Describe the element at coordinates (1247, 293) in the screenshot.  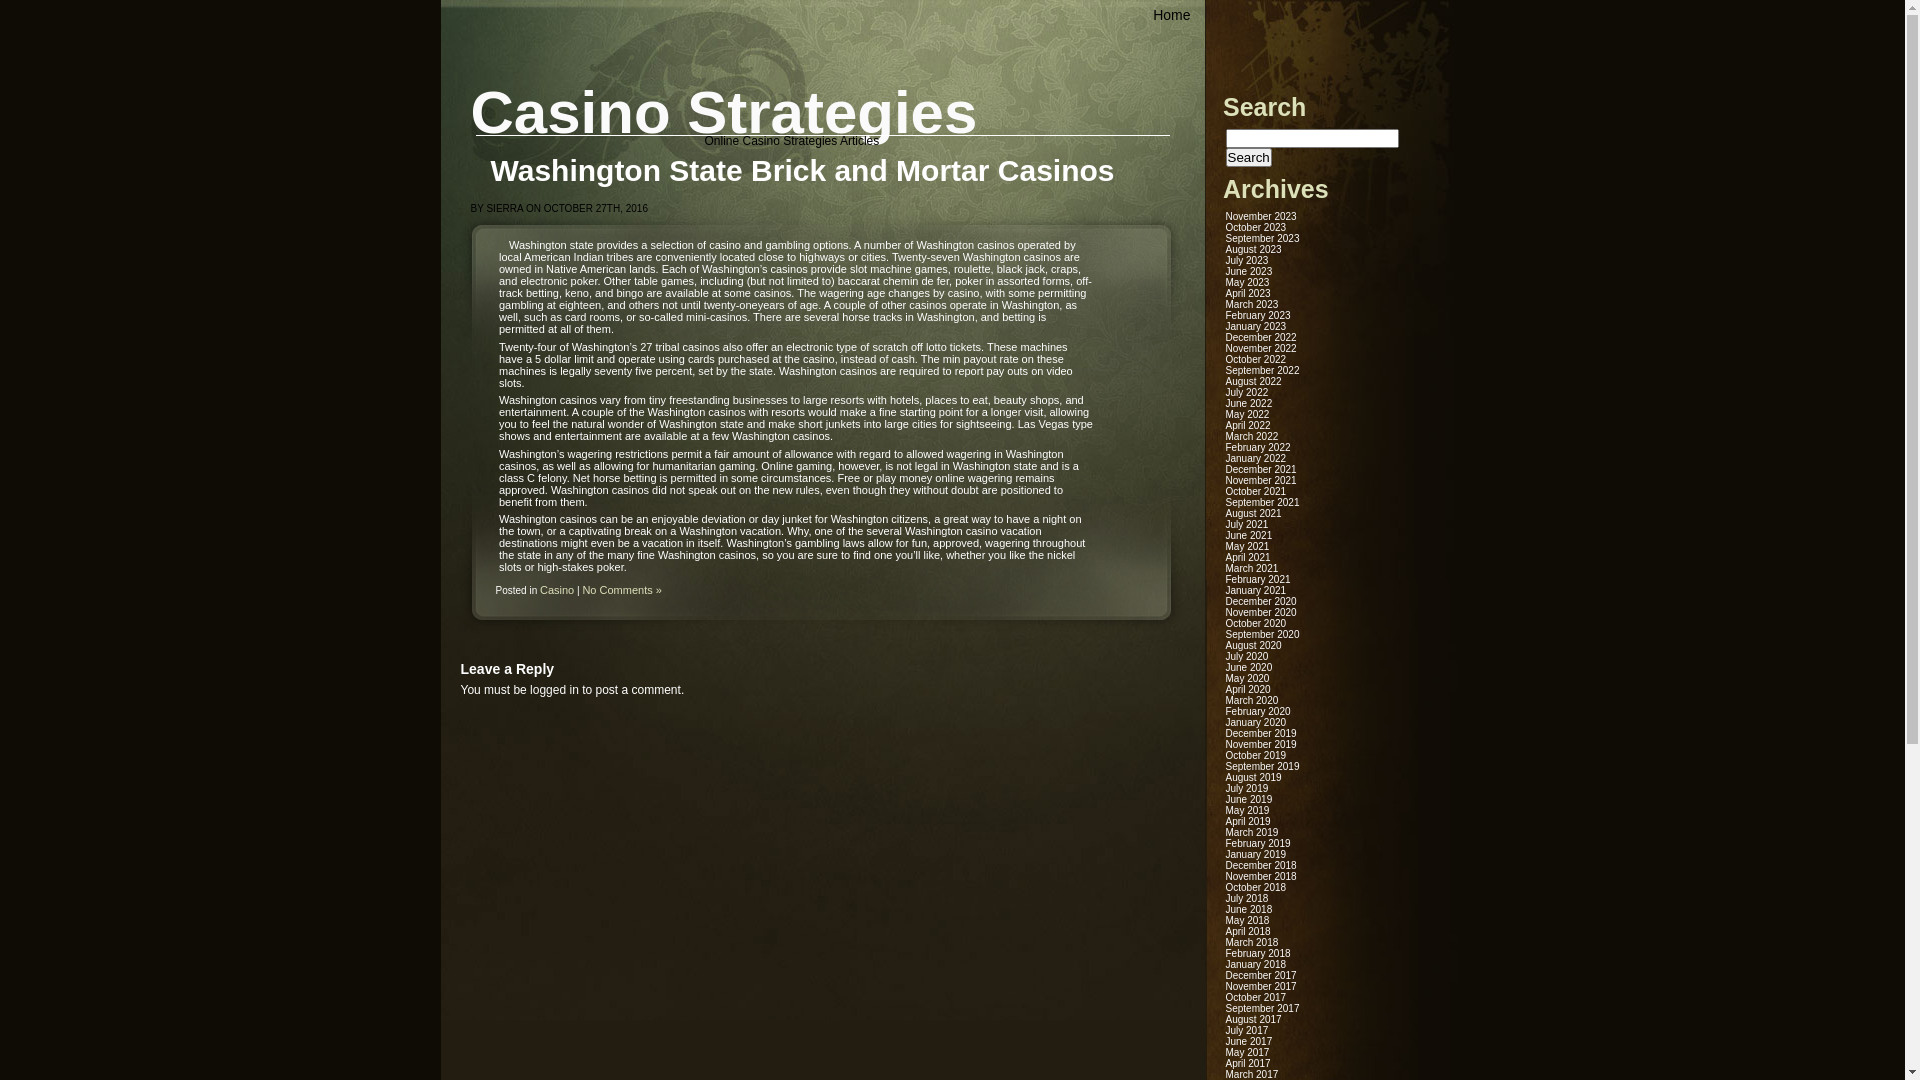
I see `'April 2023'` at that location.